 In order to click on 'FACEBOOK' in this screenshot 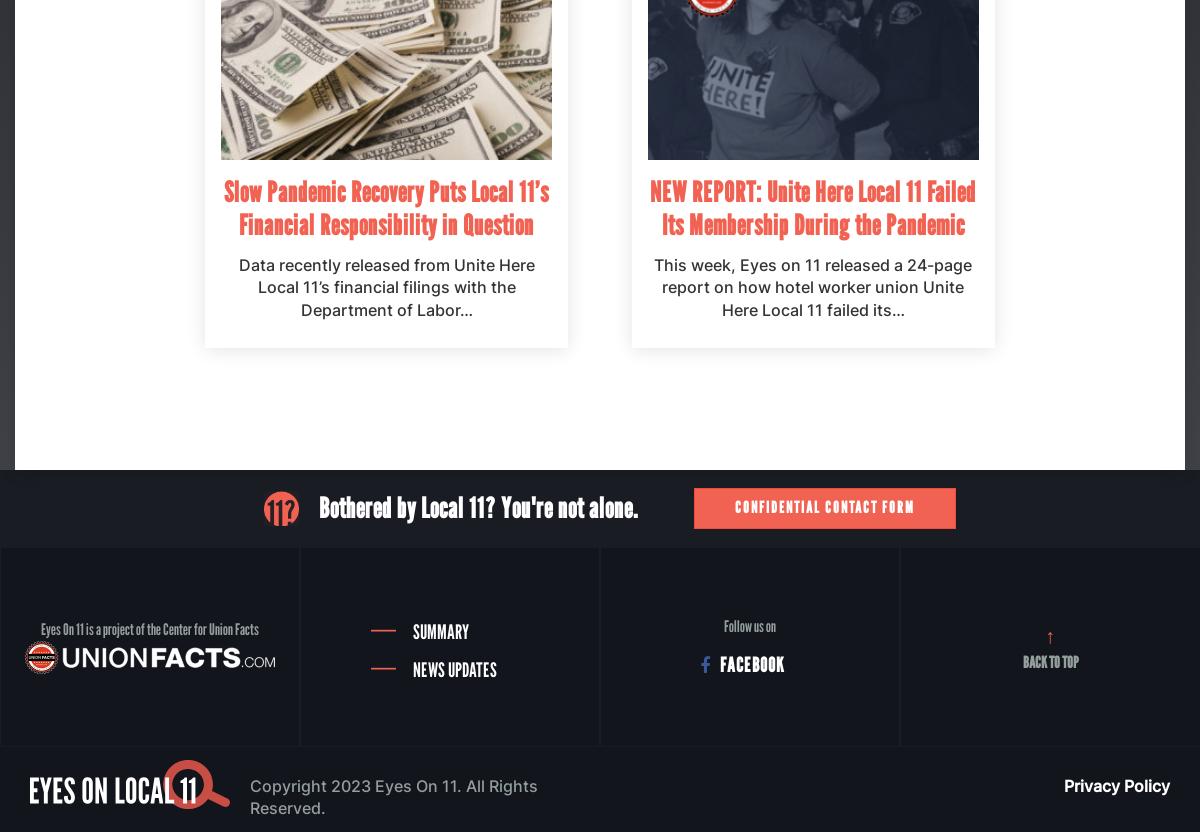, I will do `click(751, 665)`.